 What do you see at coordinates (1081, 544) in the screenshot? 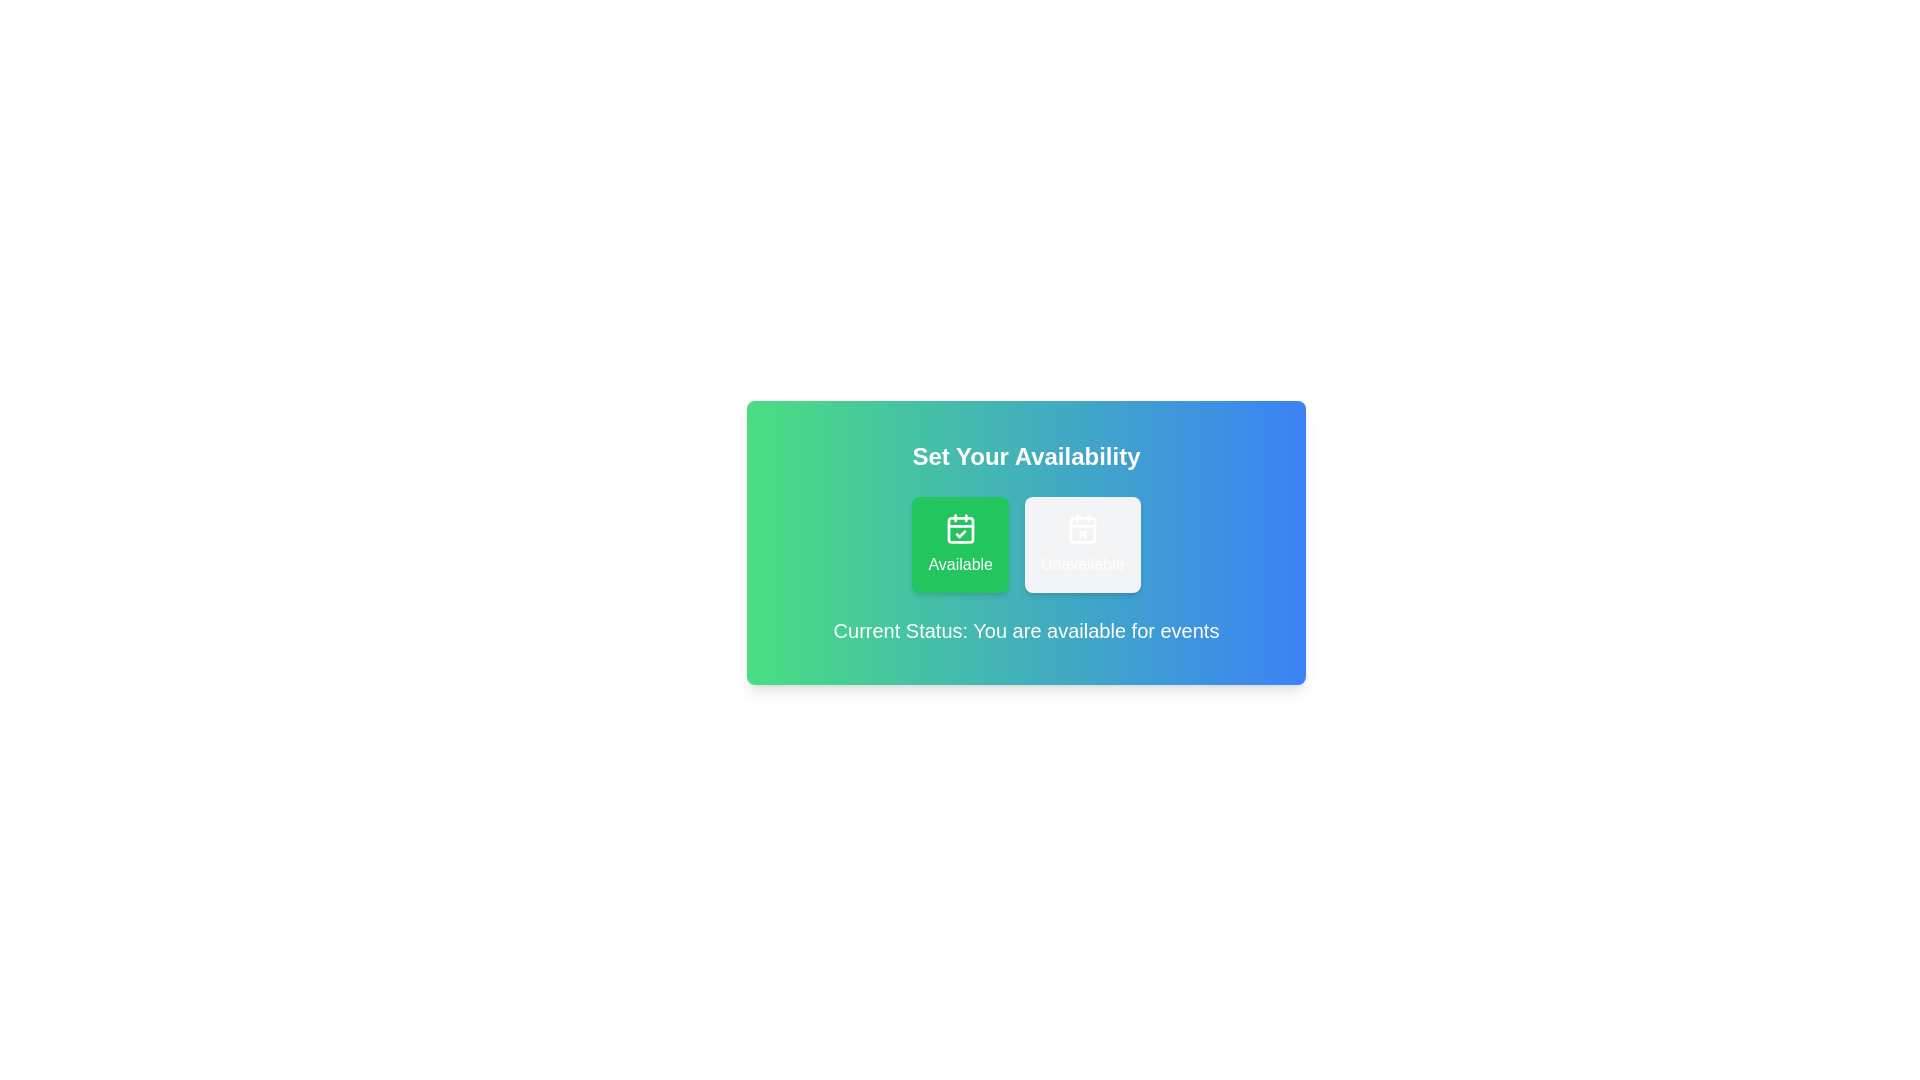
I see `the 'Unavailable' button to set the status to unavailable` at bounding box center [1081, 544].